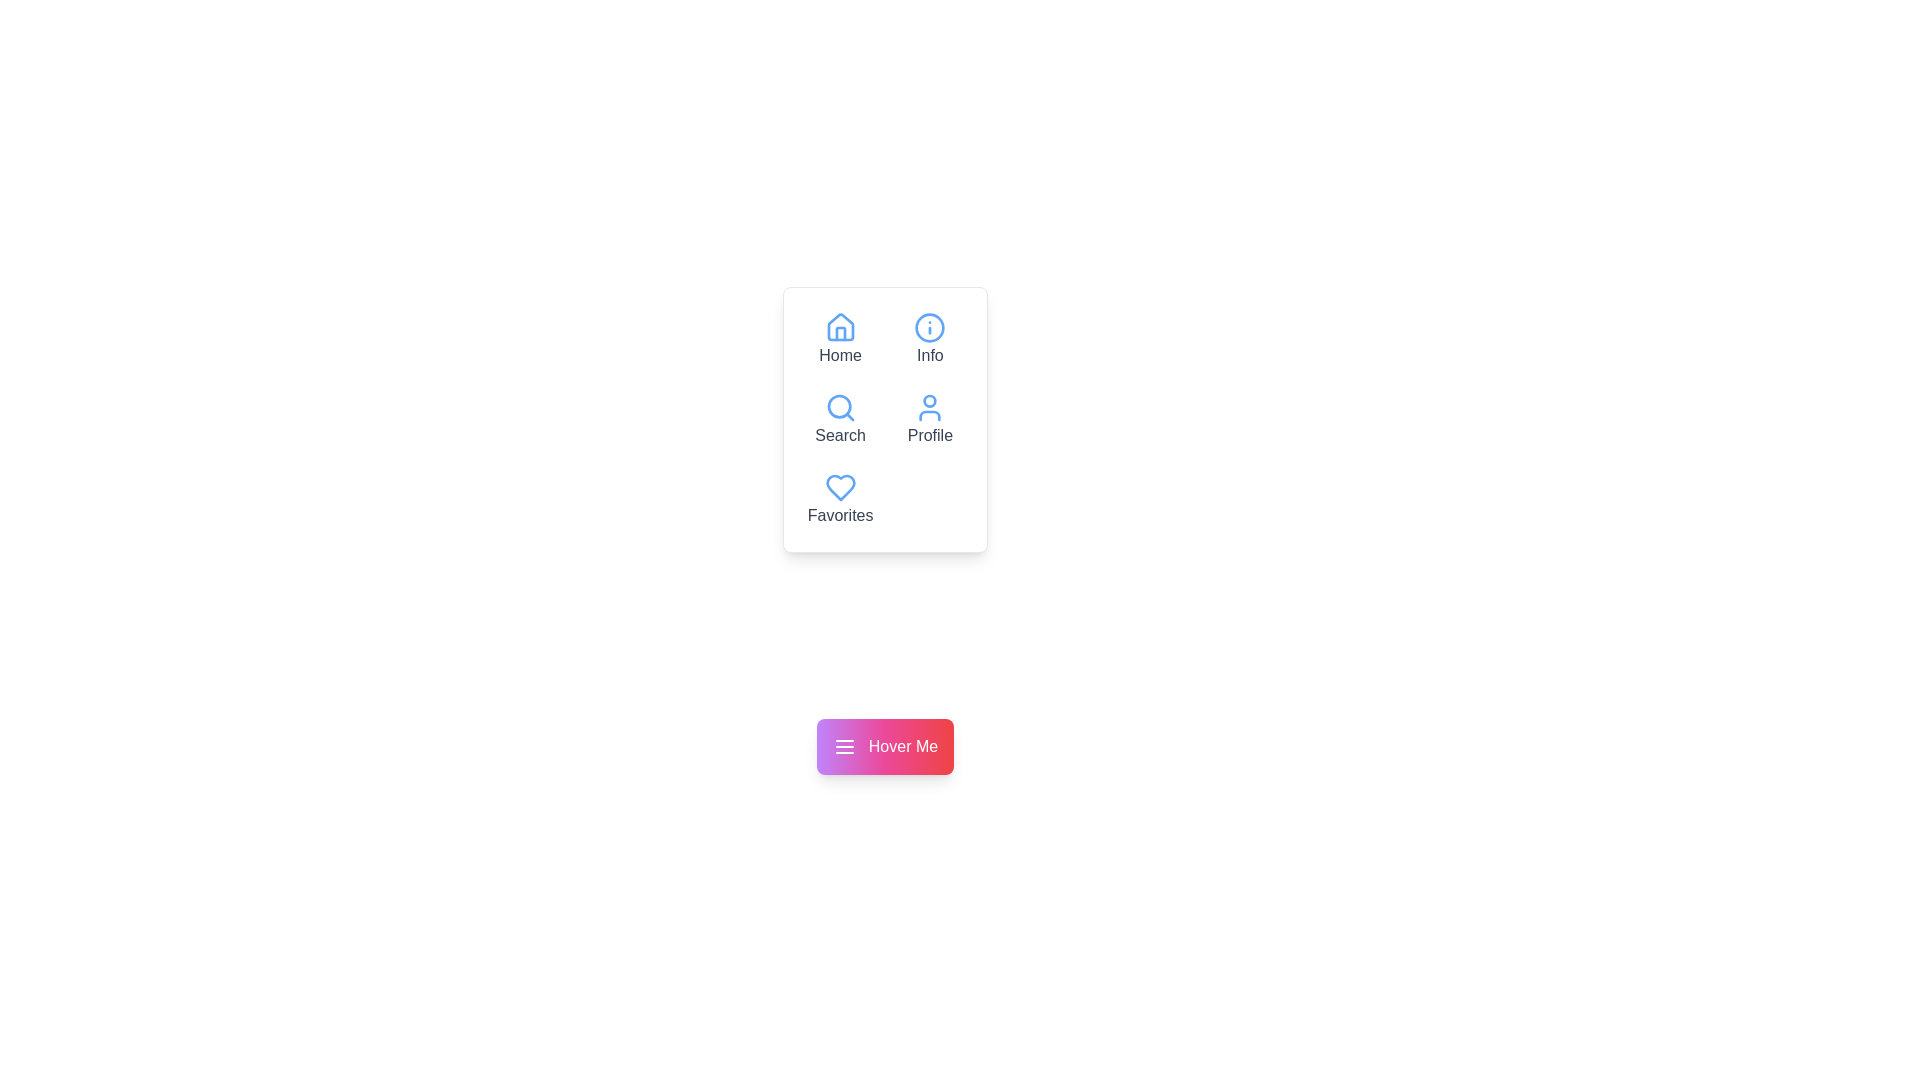 This screenshot has height=1080, width=1920. Describe the element at coordinates (929, 401) in the screenshot. I see `the circle graphical vector component that represents the user's profile within the top center portion of the user profile icon in the top-right quadrant of the menu` at that location.